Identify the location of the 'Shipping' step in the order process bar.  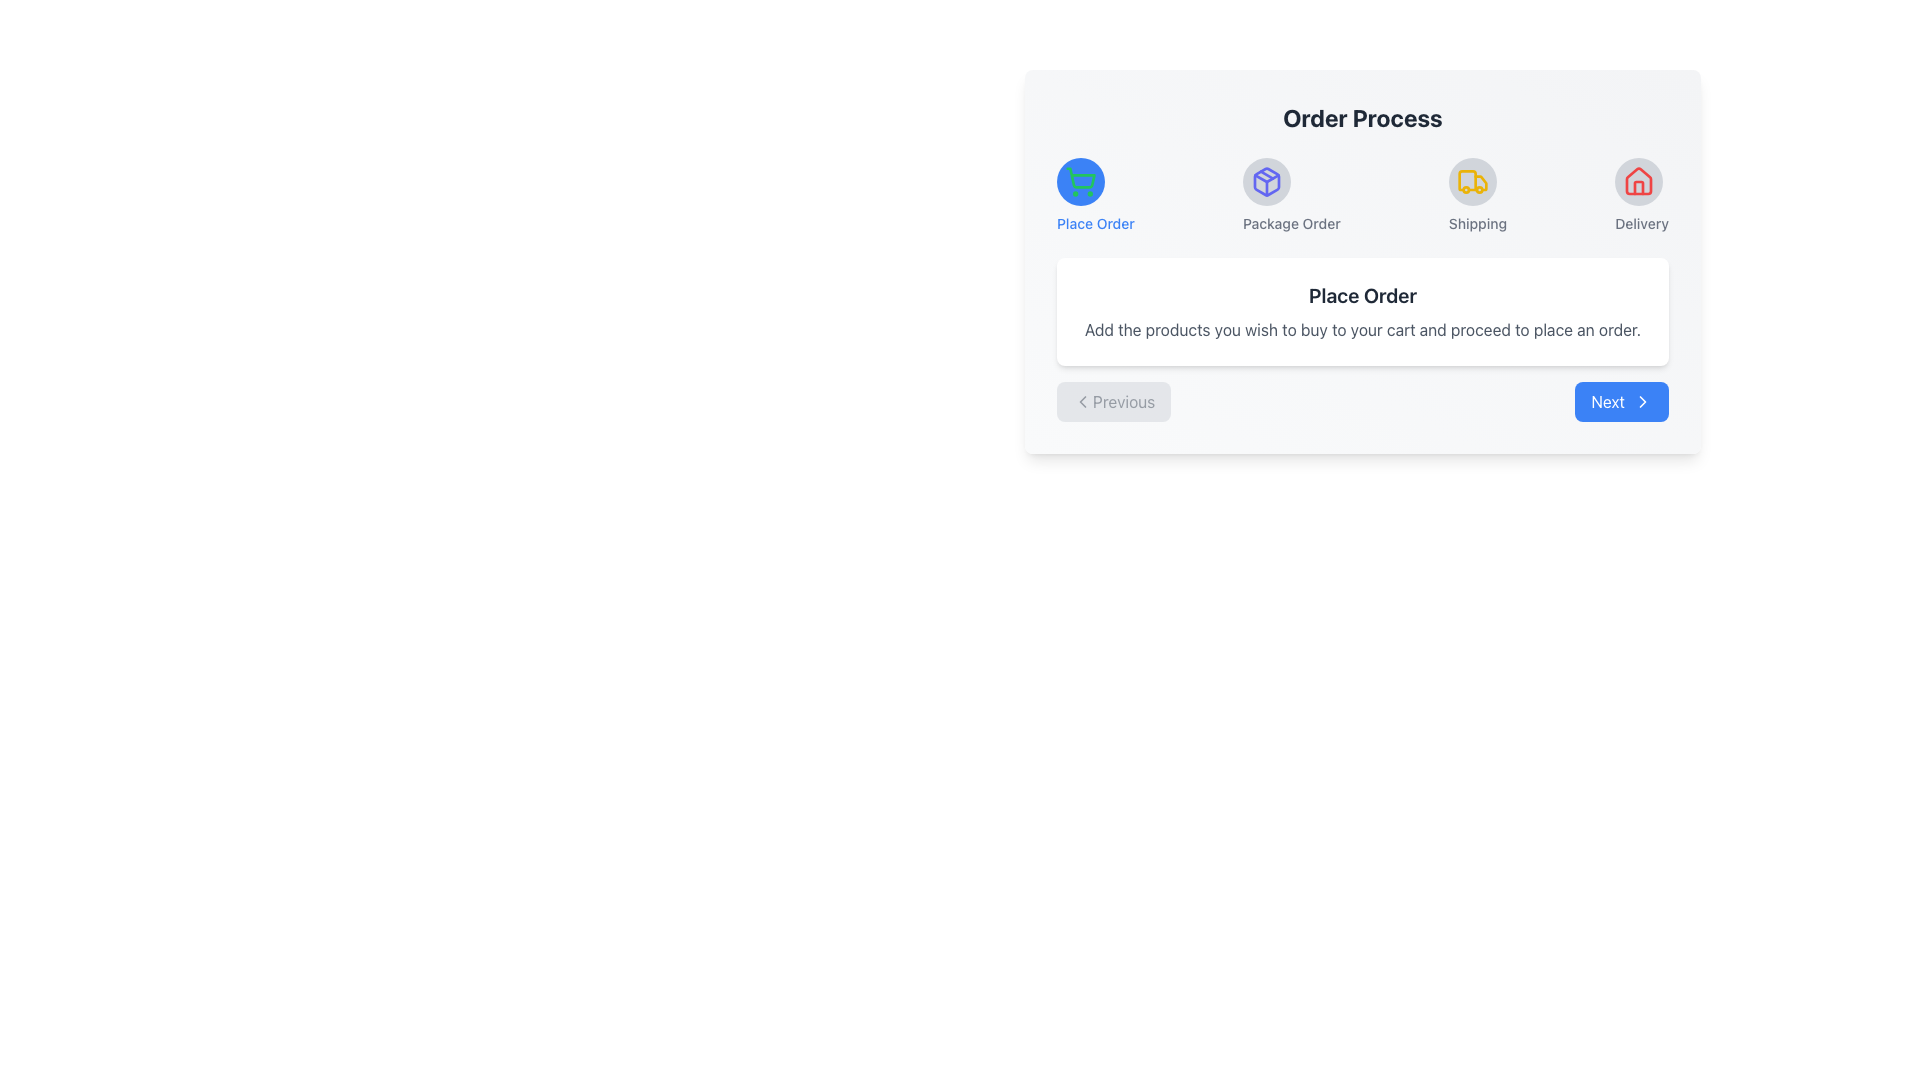
(1478, 196).